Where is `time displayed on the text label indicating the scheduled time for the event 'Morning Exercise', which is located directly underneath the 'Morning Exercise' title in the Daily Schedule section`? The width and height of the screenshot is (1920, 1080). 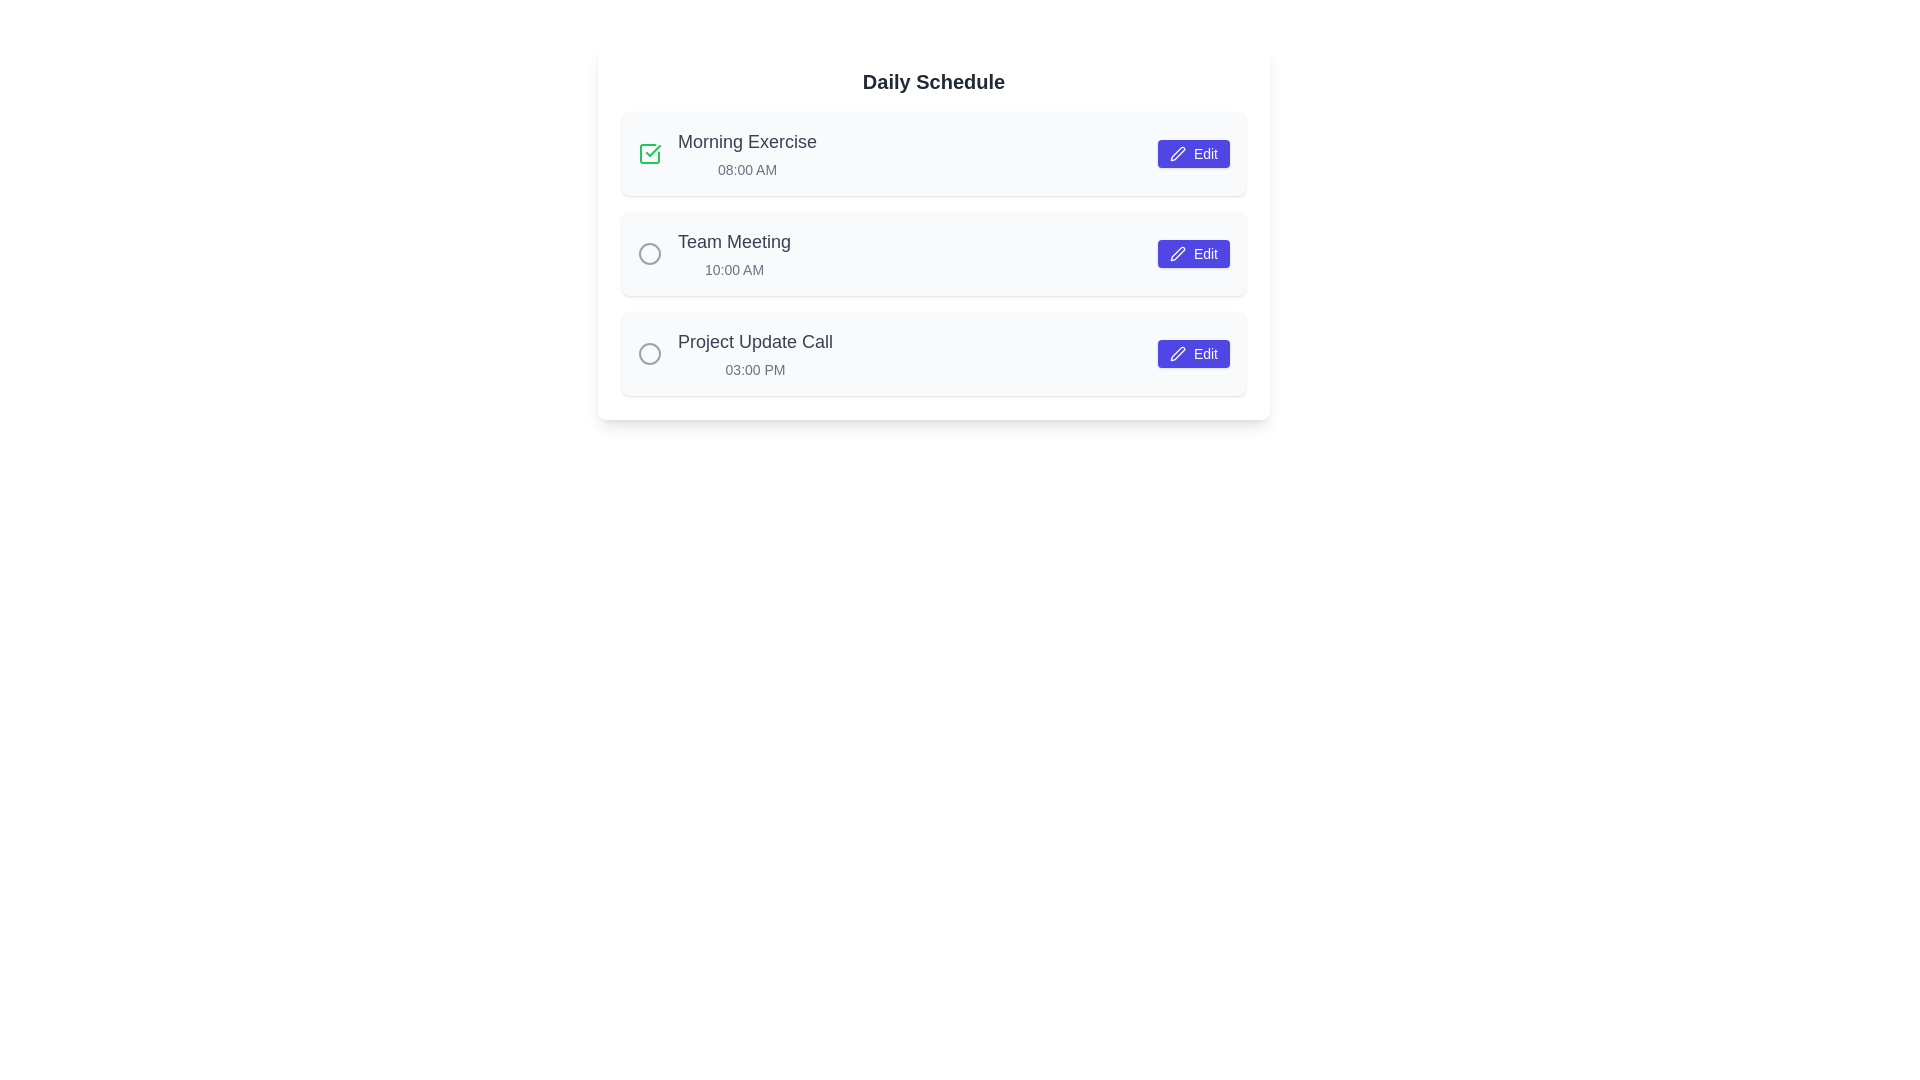 time displayed on the text label indicating the scheduled time for the event 'Morning Exercise', which is located directly underneath the 'Morning Exercise' title in the Daily Schedule section is located at coordinates (746, 168).